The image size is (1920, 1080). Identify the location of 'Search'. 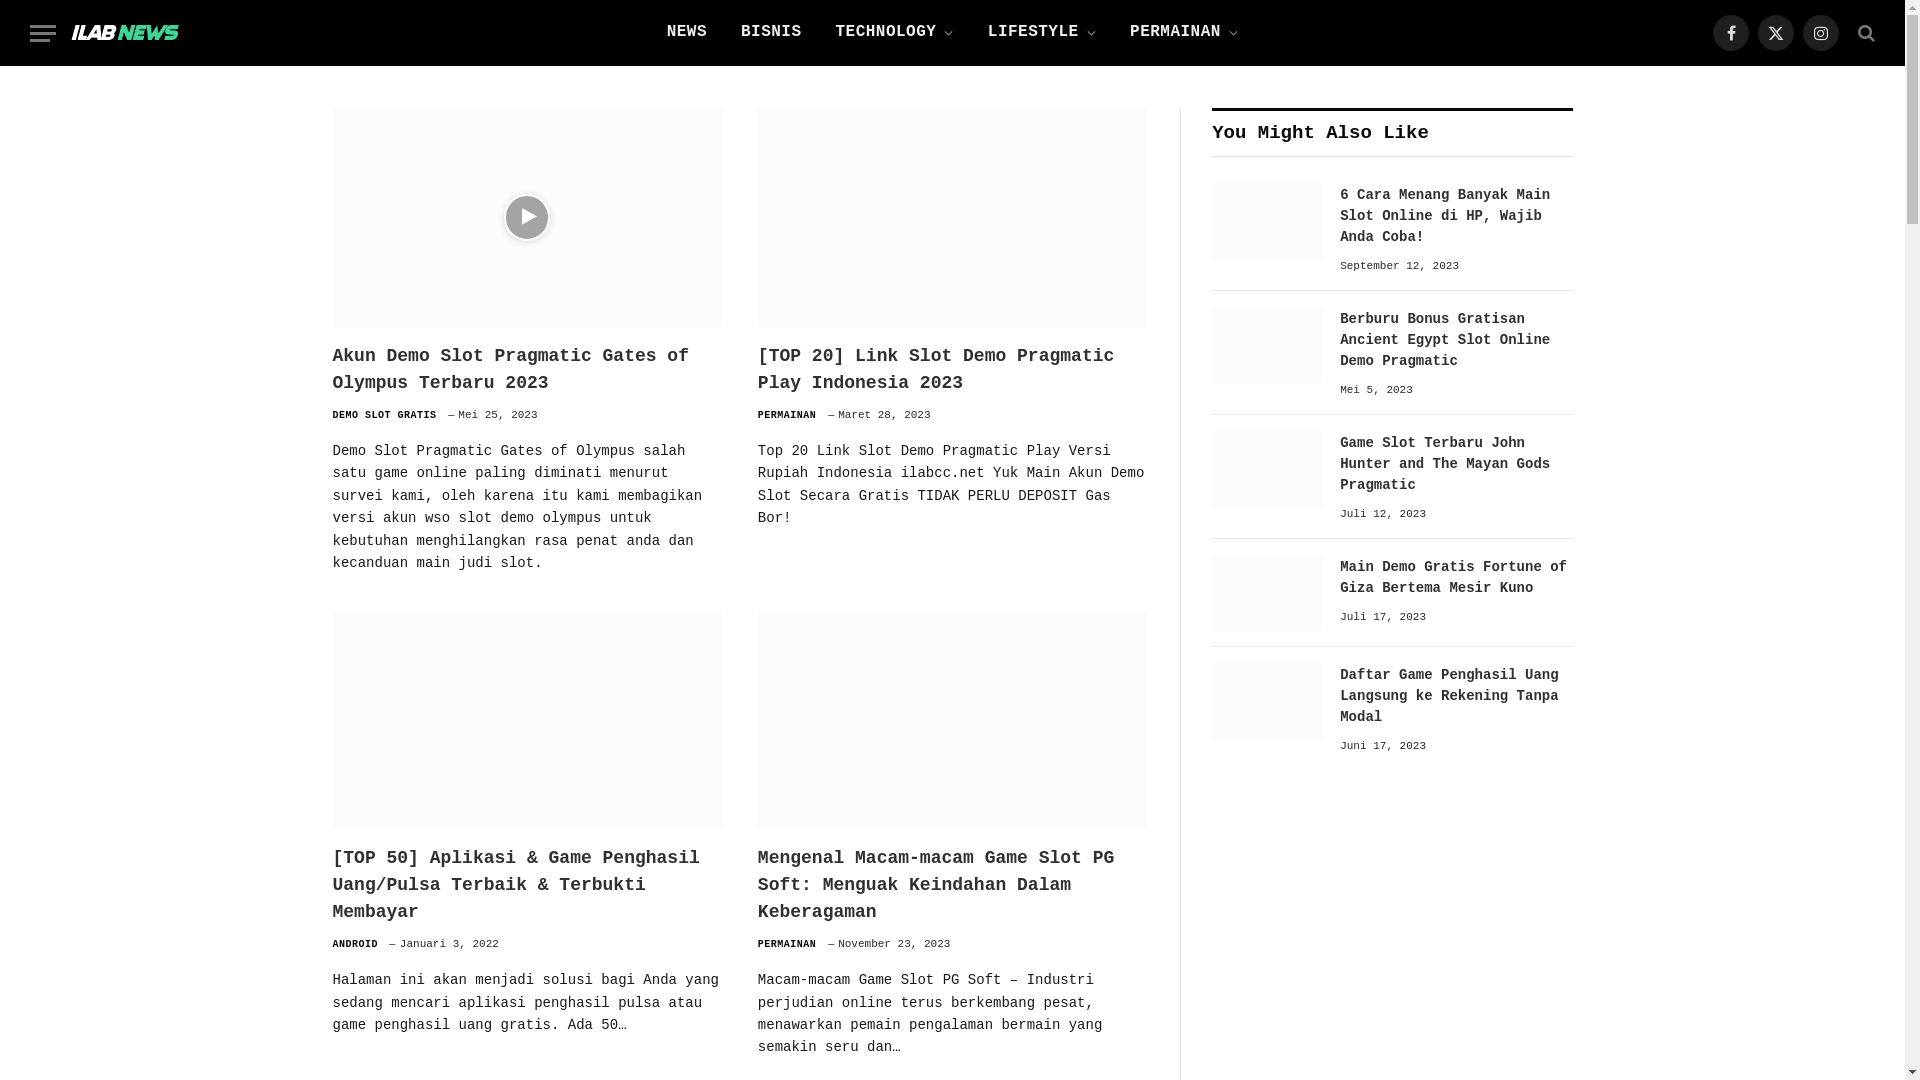
(1863, 32).